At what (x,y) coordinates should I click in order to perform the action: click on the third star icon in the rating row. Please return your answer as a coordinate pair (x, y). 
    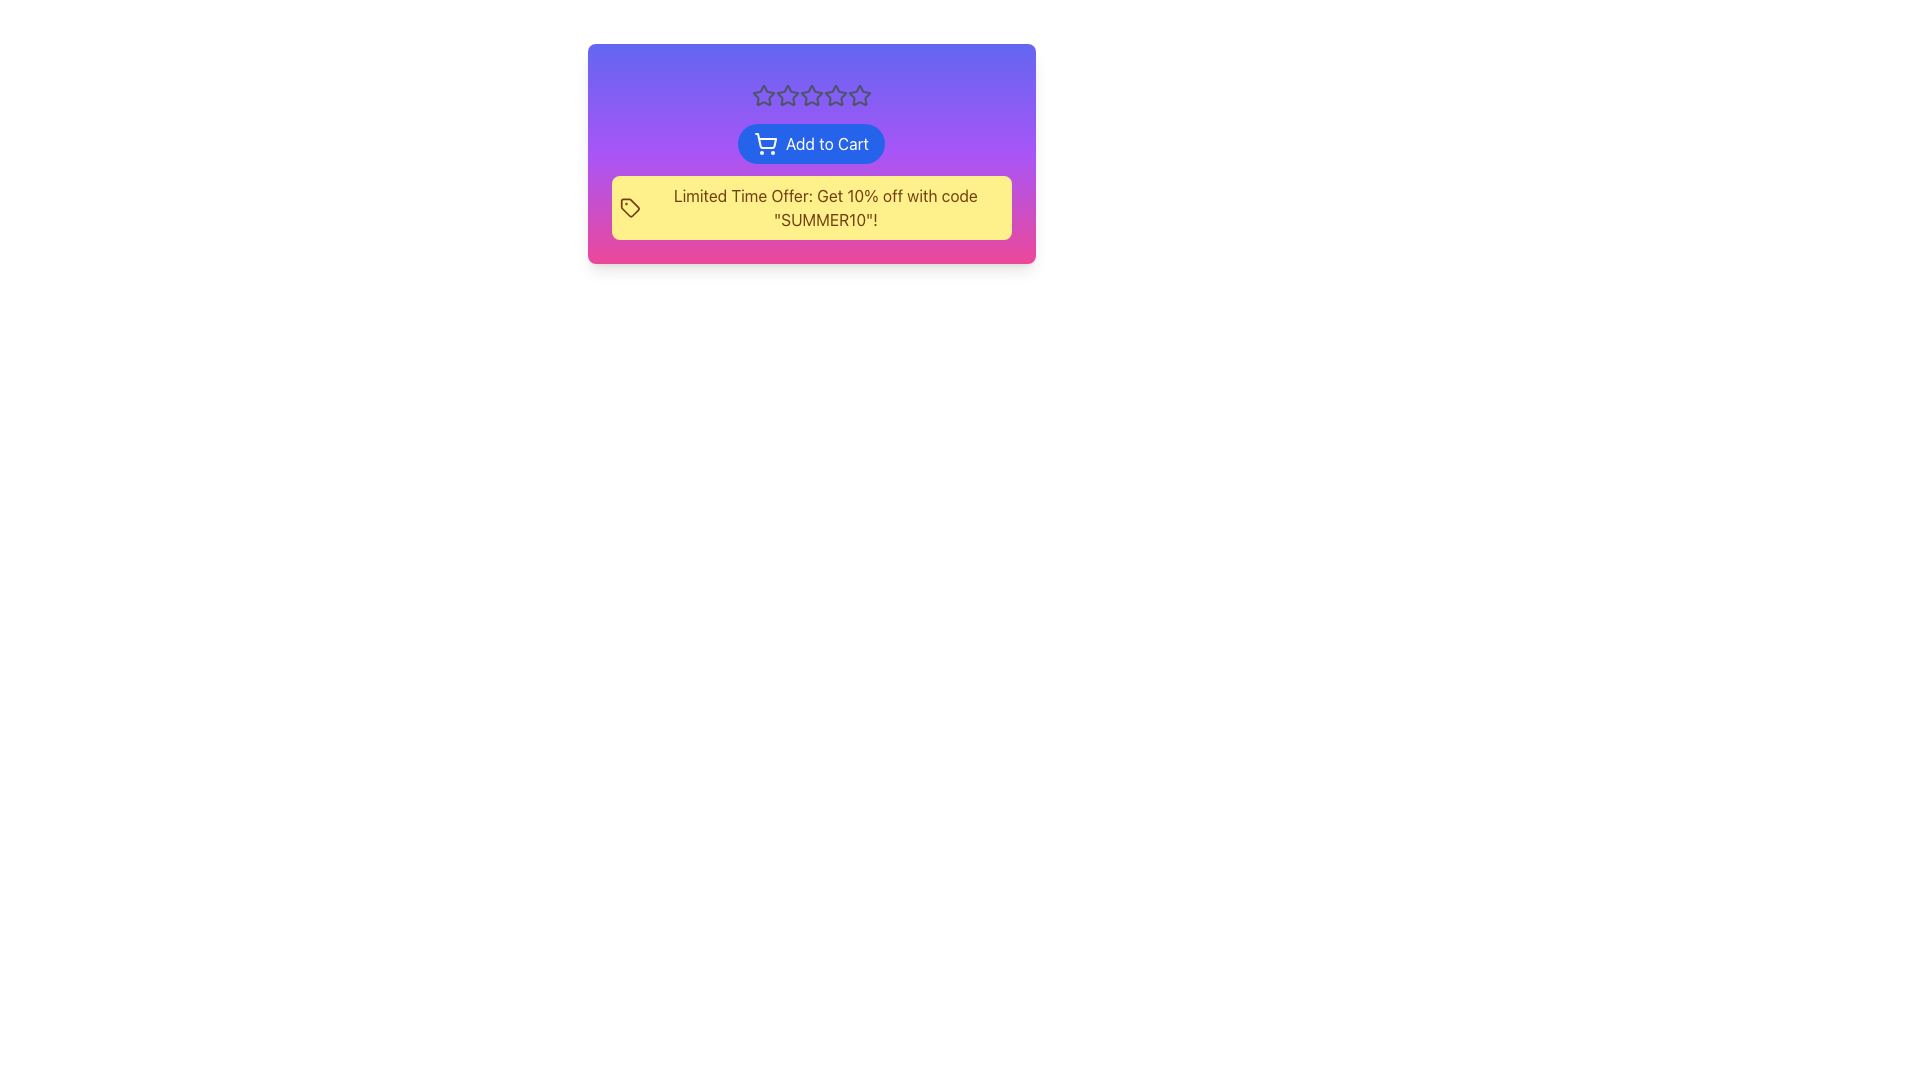
    Looking at the image, I should click on (835, 95).